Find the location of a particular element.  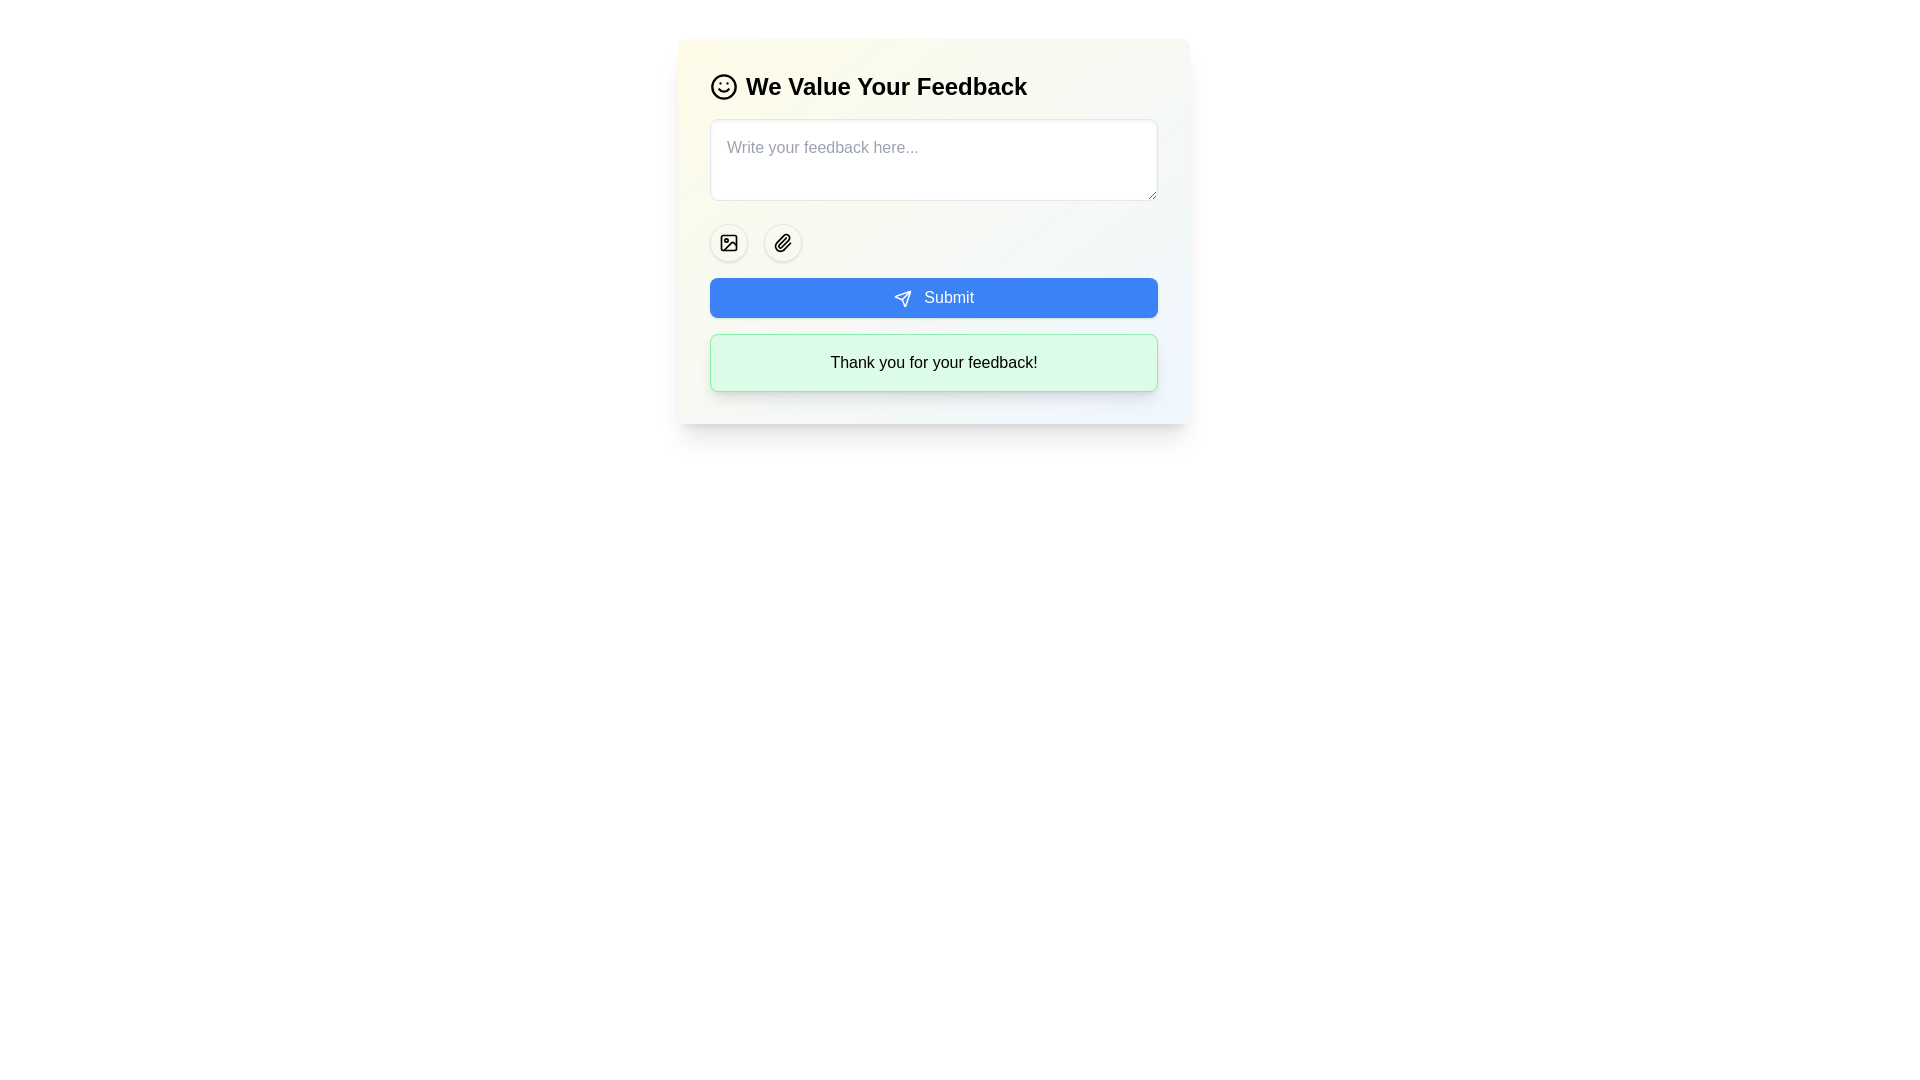

the 'send' icon, which is a small triangular shape located on the left side of the text within the blue 'Submit' button is located at coordinates (901, 298).